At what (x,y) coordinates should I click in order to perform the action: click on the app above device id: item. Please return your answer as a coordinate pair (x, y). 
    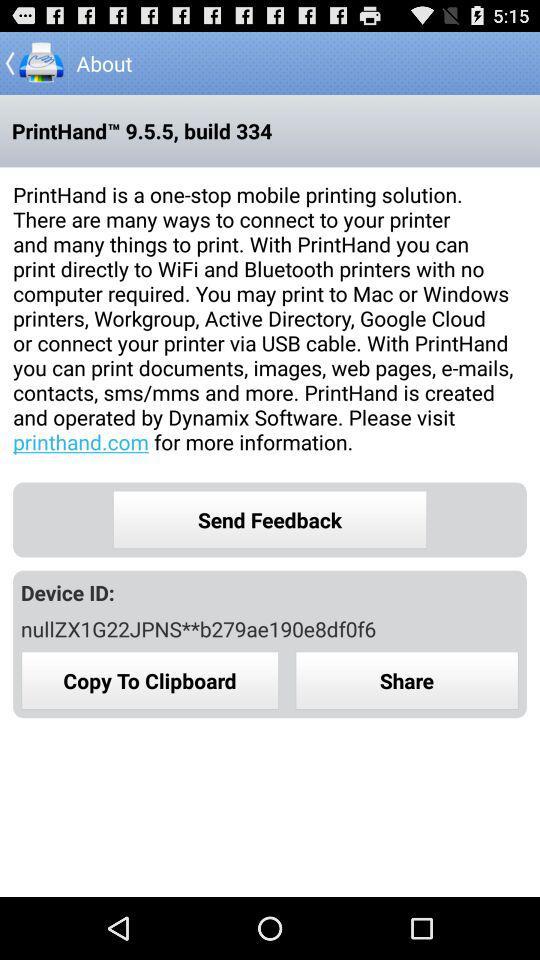
    Looking at the image, I should click on (270, 518).